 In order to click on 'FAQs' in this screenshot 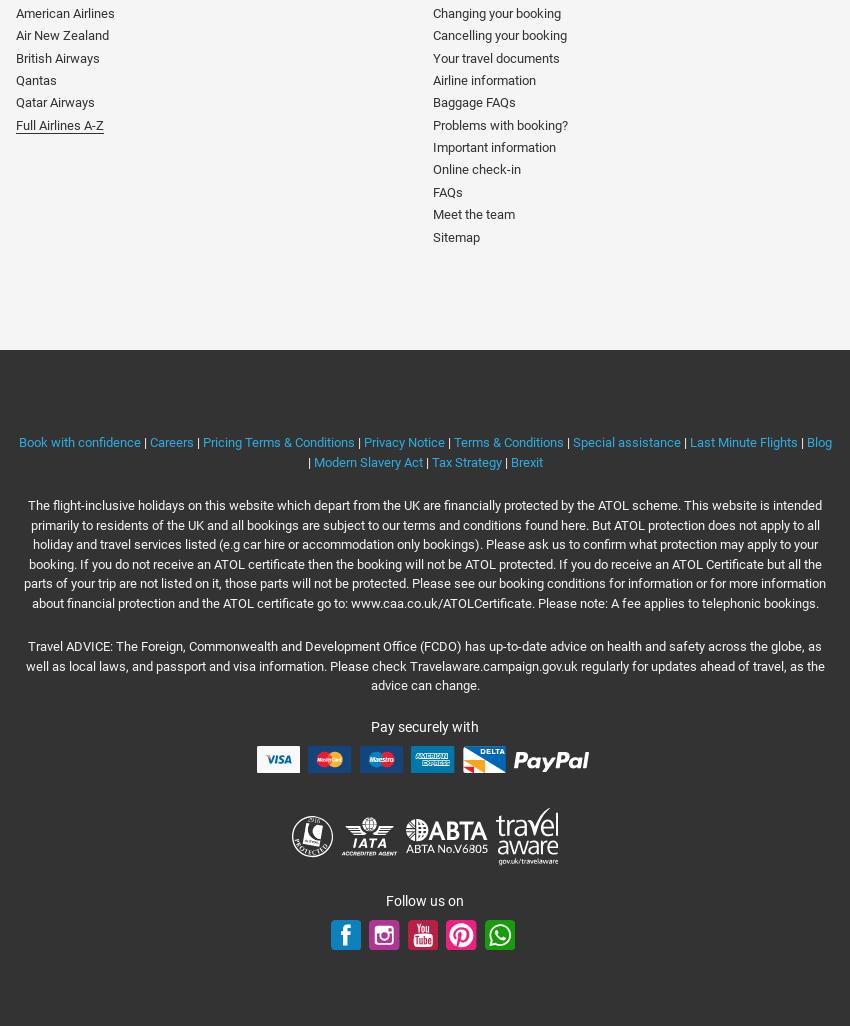, I will do `click(447, 190)`.